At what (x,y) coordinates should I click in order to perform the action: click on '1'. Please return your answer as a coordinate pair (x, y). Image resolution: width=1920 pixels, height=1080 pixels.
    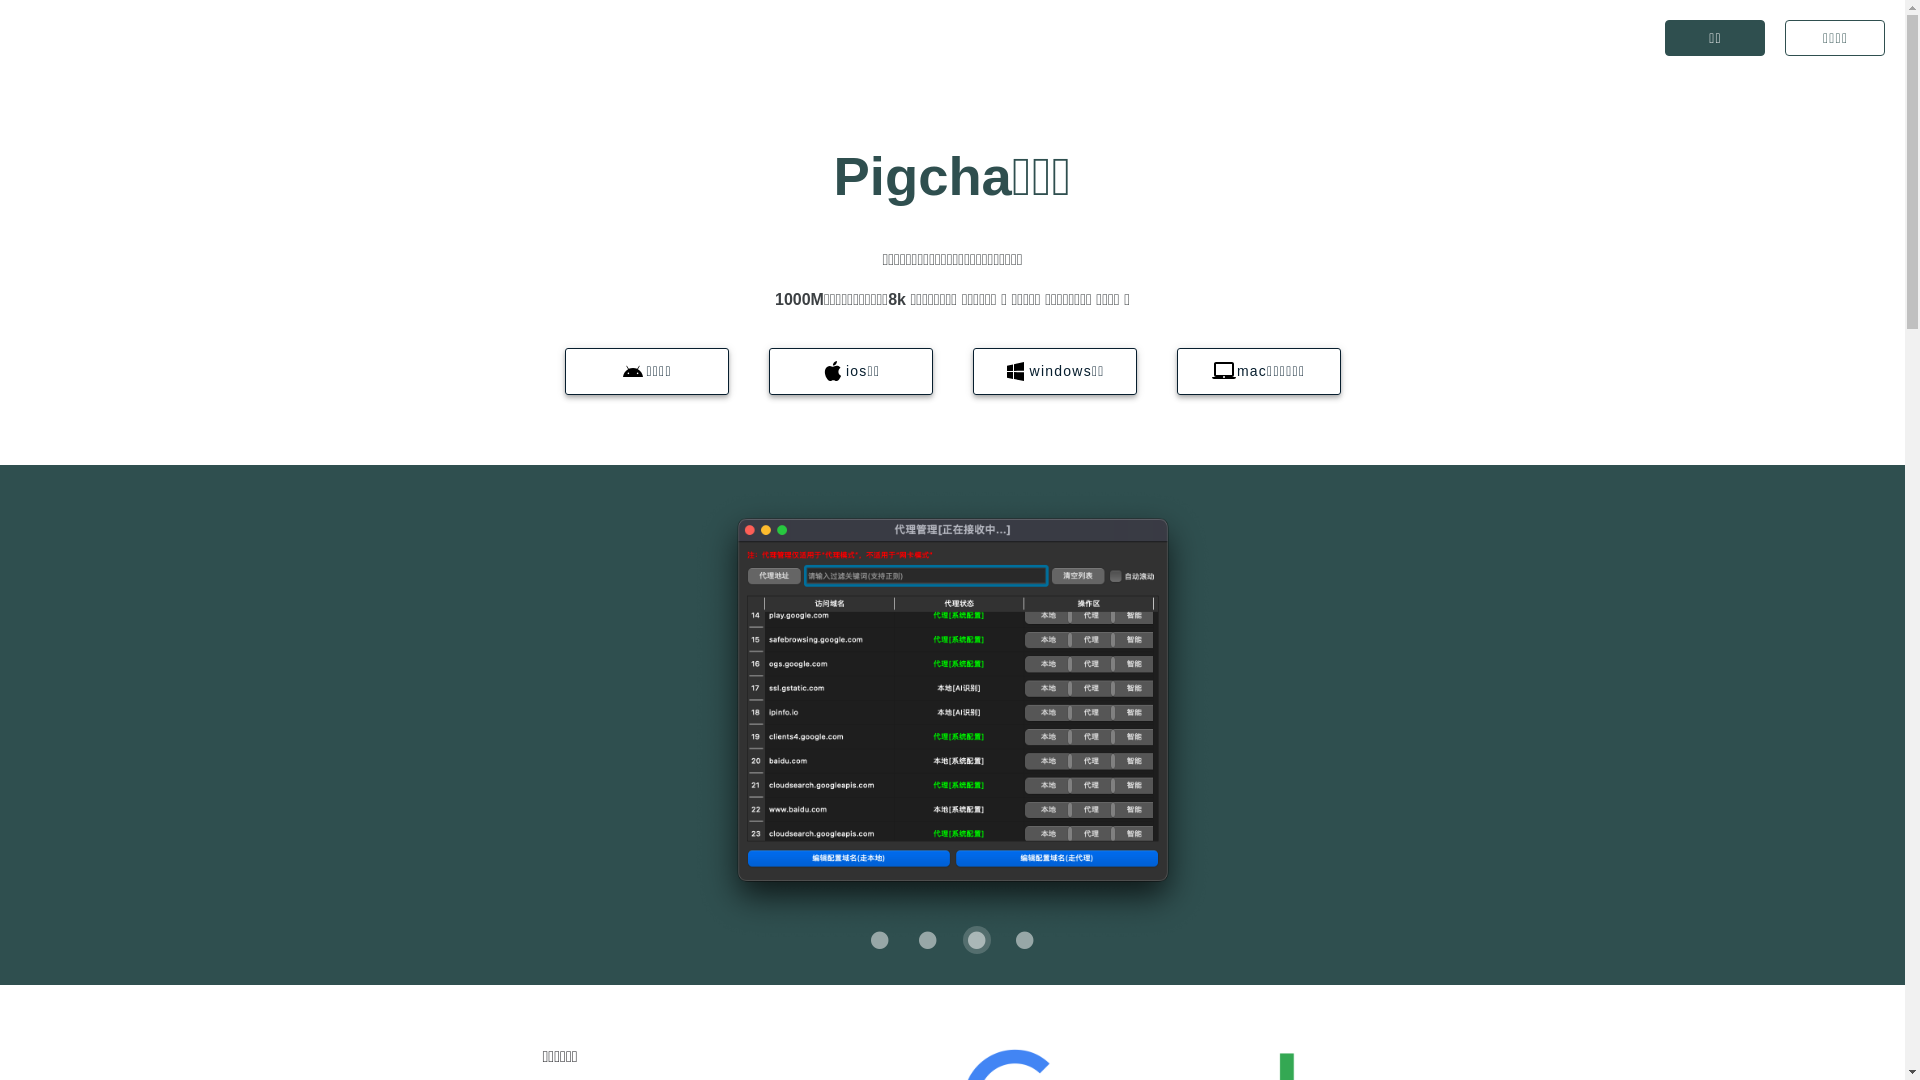
    Looking at the image, I should click on (912, 940).